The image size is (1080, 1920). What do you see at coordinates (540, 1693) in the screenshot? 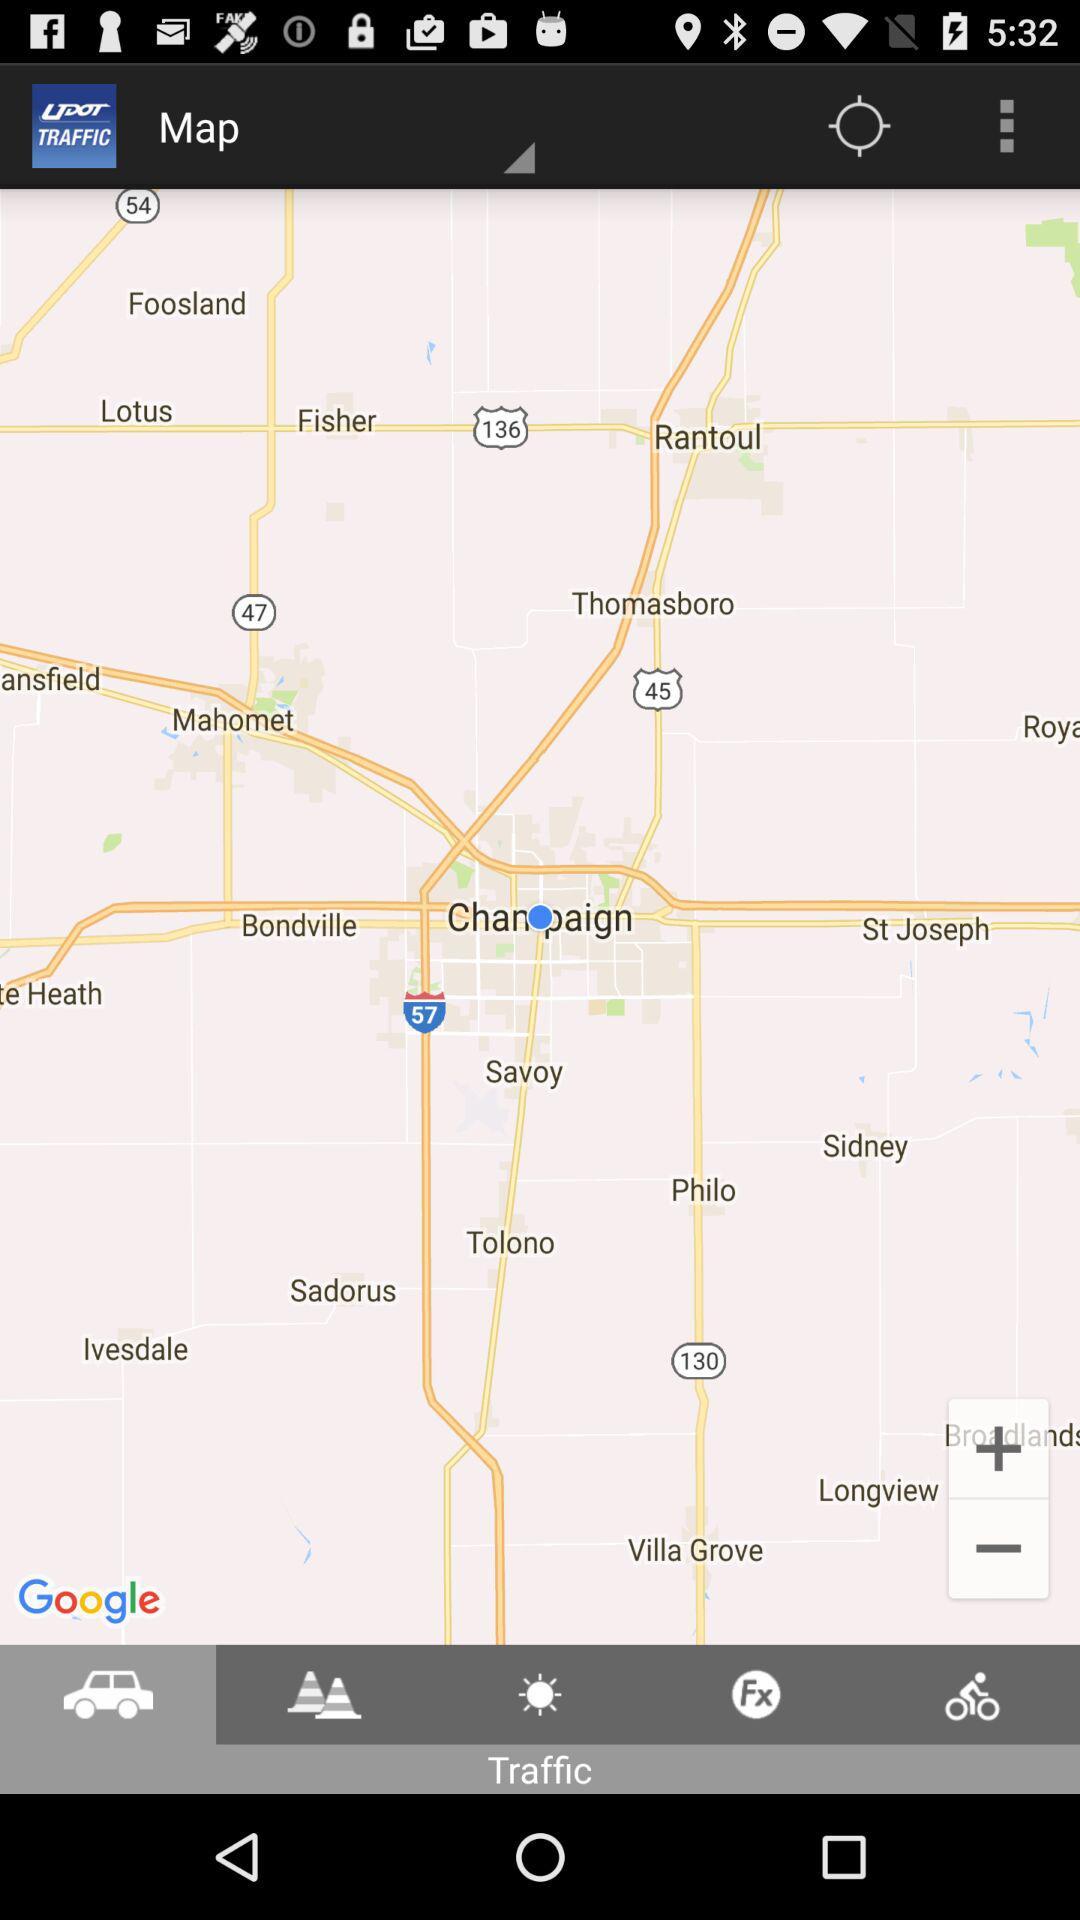
I see `button` at bounding box center [540, 1693].